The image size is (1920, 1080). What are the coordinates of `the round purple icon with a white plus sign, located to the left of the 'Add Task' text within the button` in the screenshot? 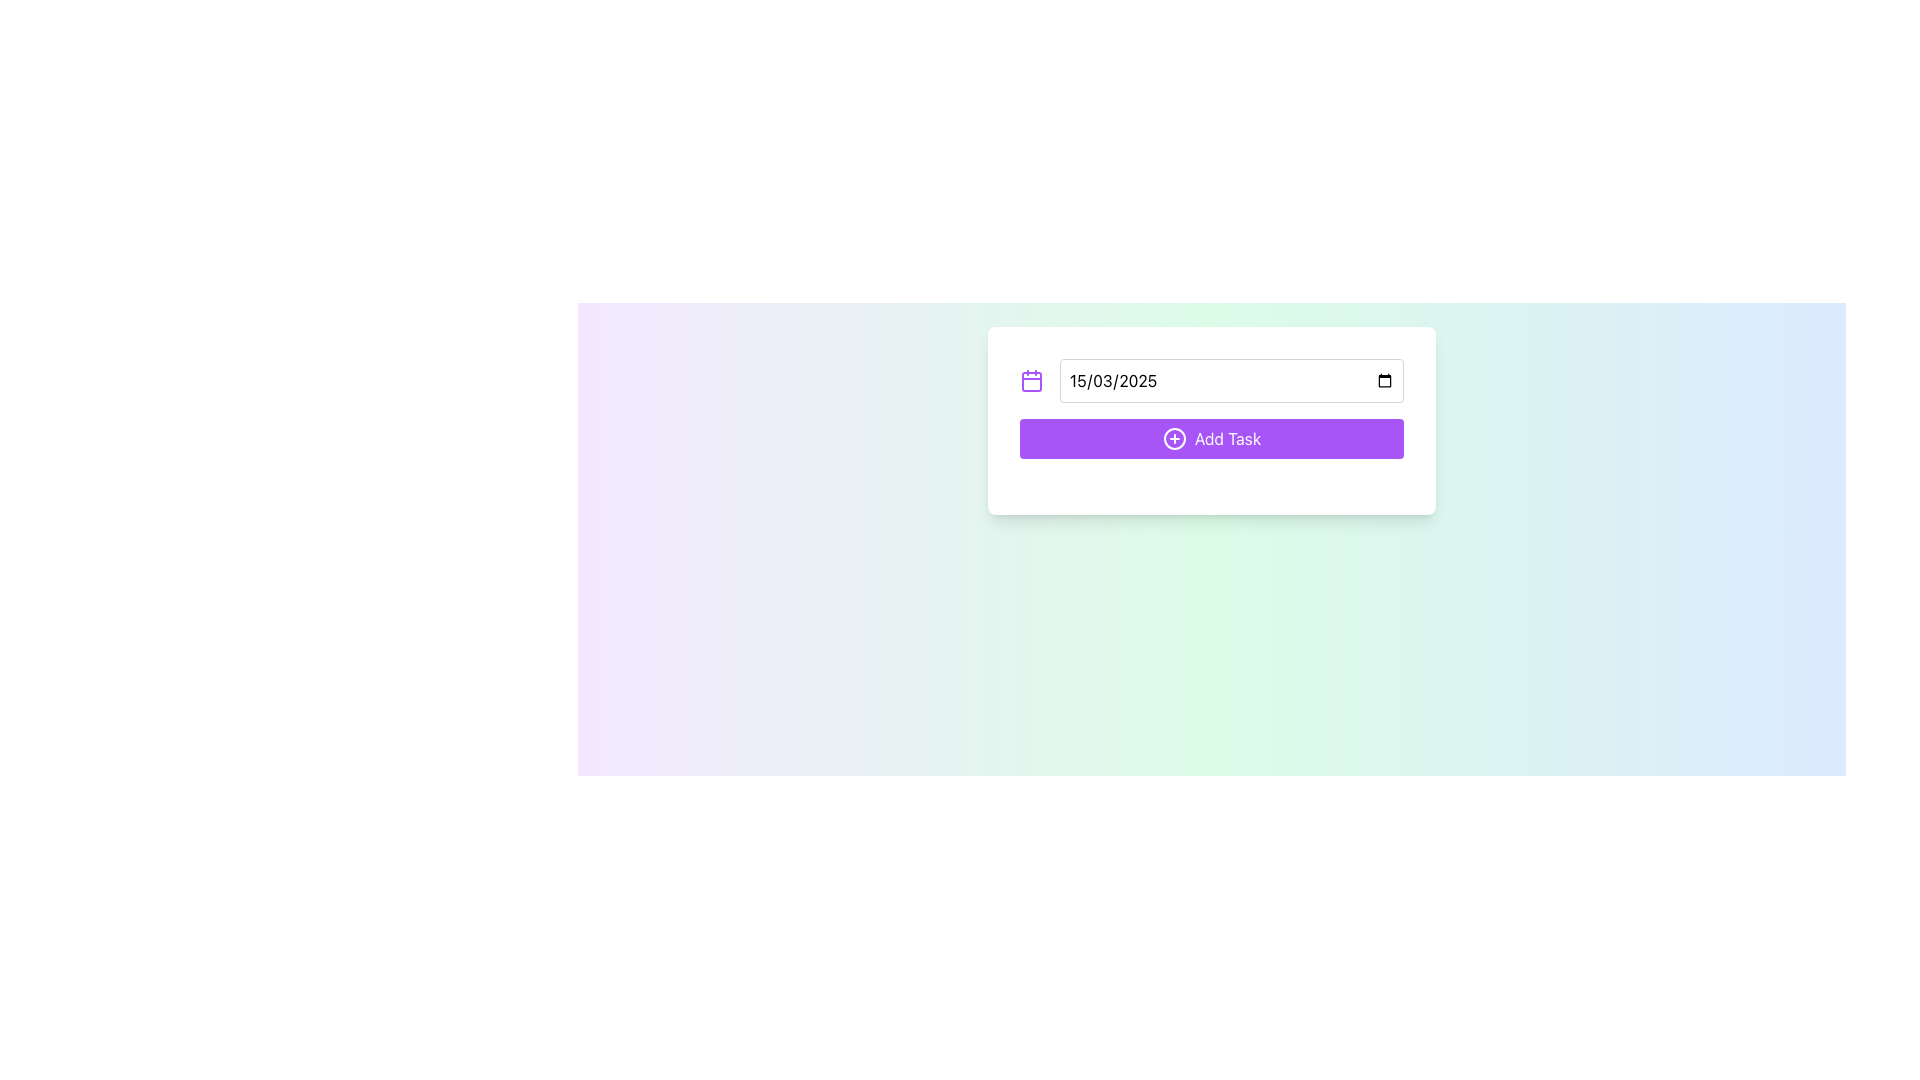 It's located at (1174, 438).